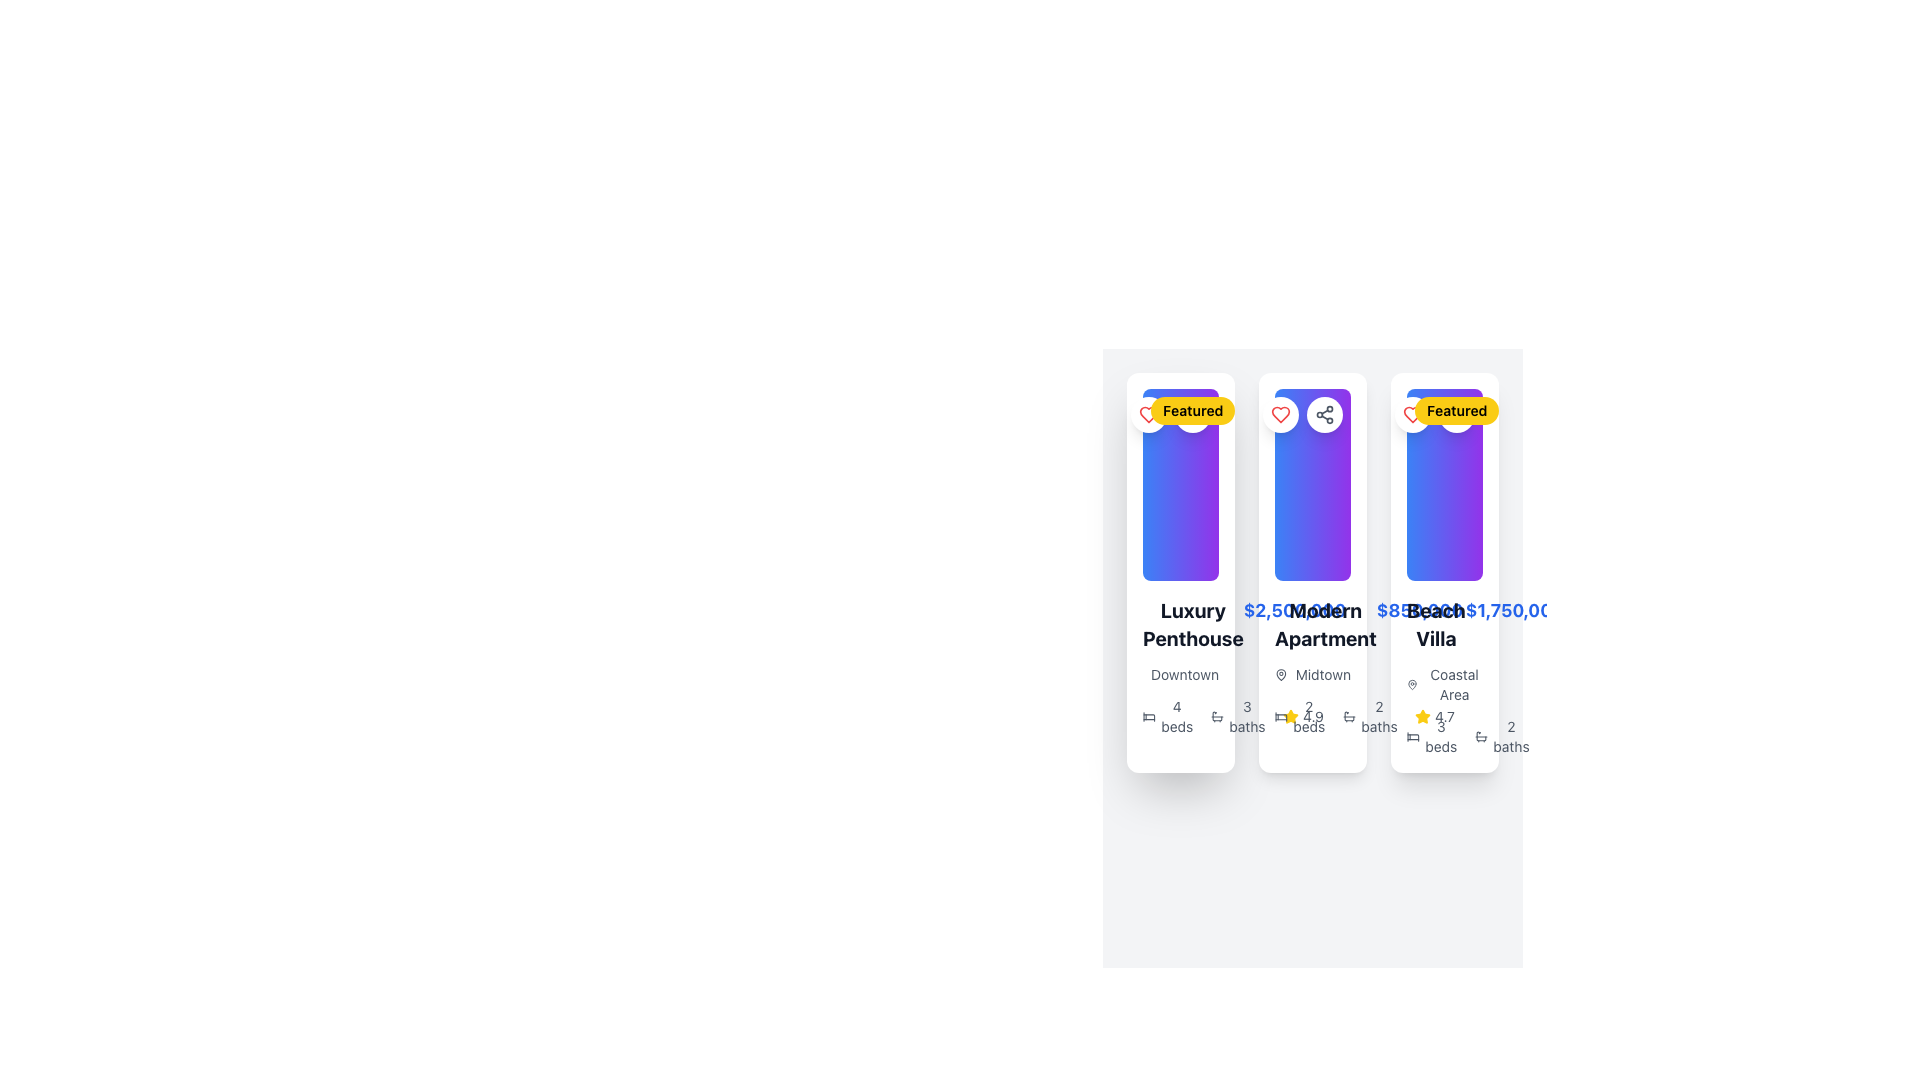 The image size is (1920, 1080). I want to click on location pin icon representing 'Midtown', which is the leftmost element in the group containing the icon and the text 'Midtown', located below the title and price information of the central card in a grid of three cards, so click(1281, 675).